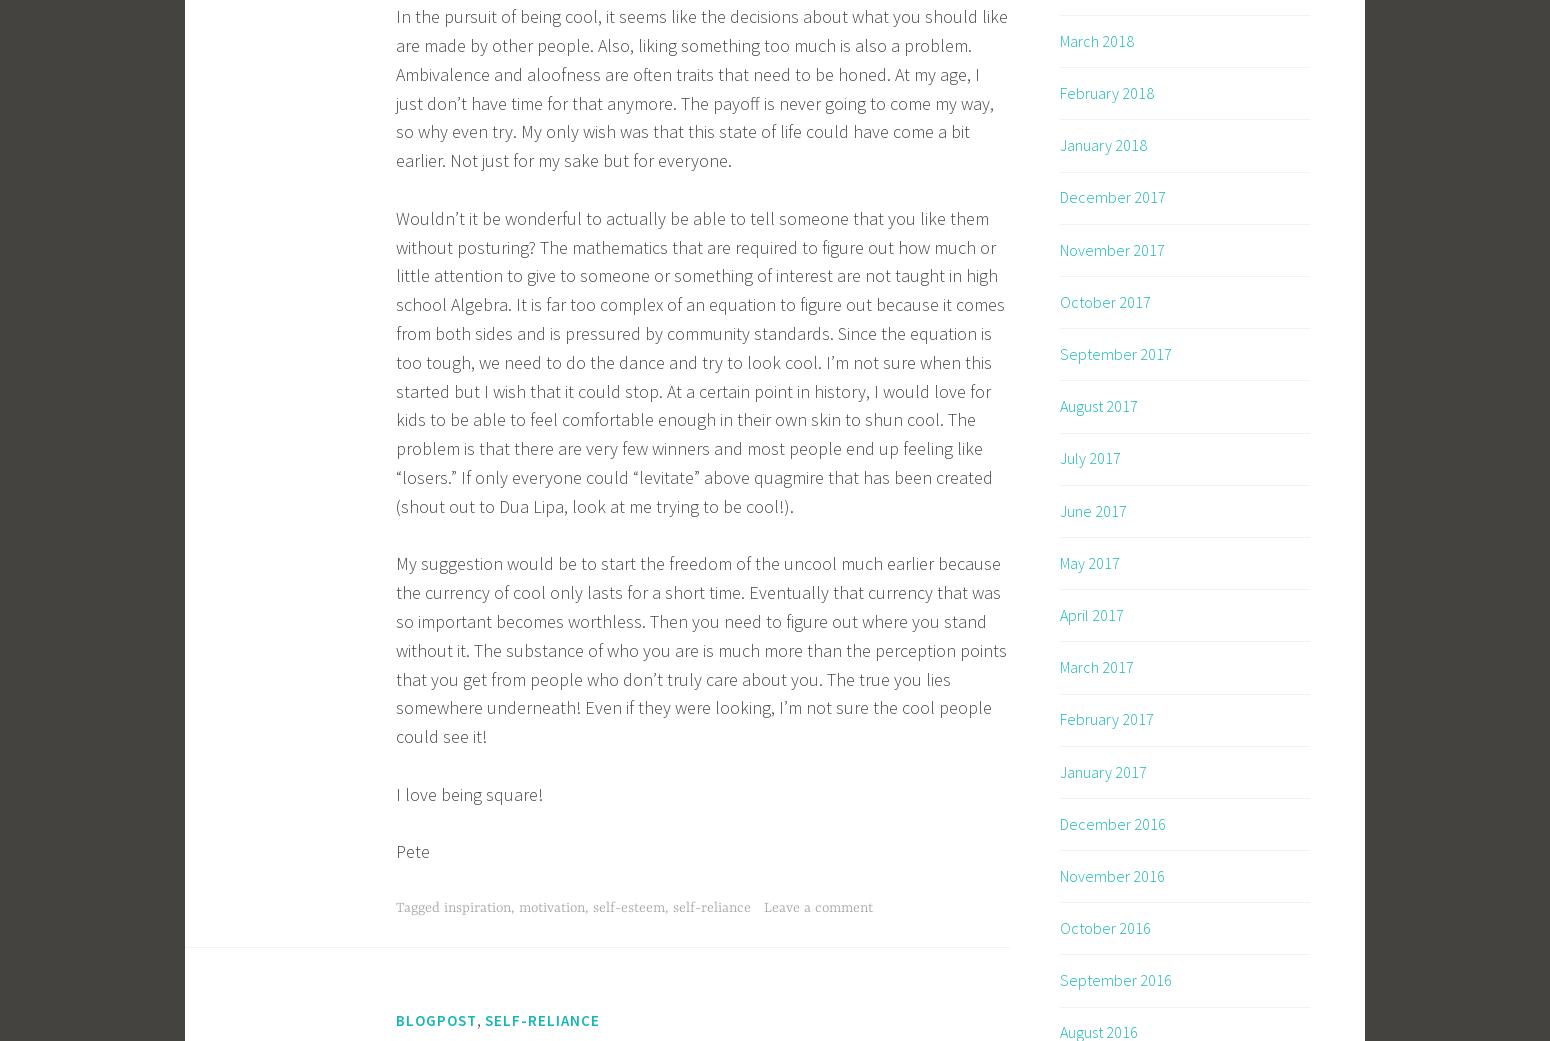  Describe the element at coordinates (1111, 248) in the screenshot. I see `'November 2017'` at that location.